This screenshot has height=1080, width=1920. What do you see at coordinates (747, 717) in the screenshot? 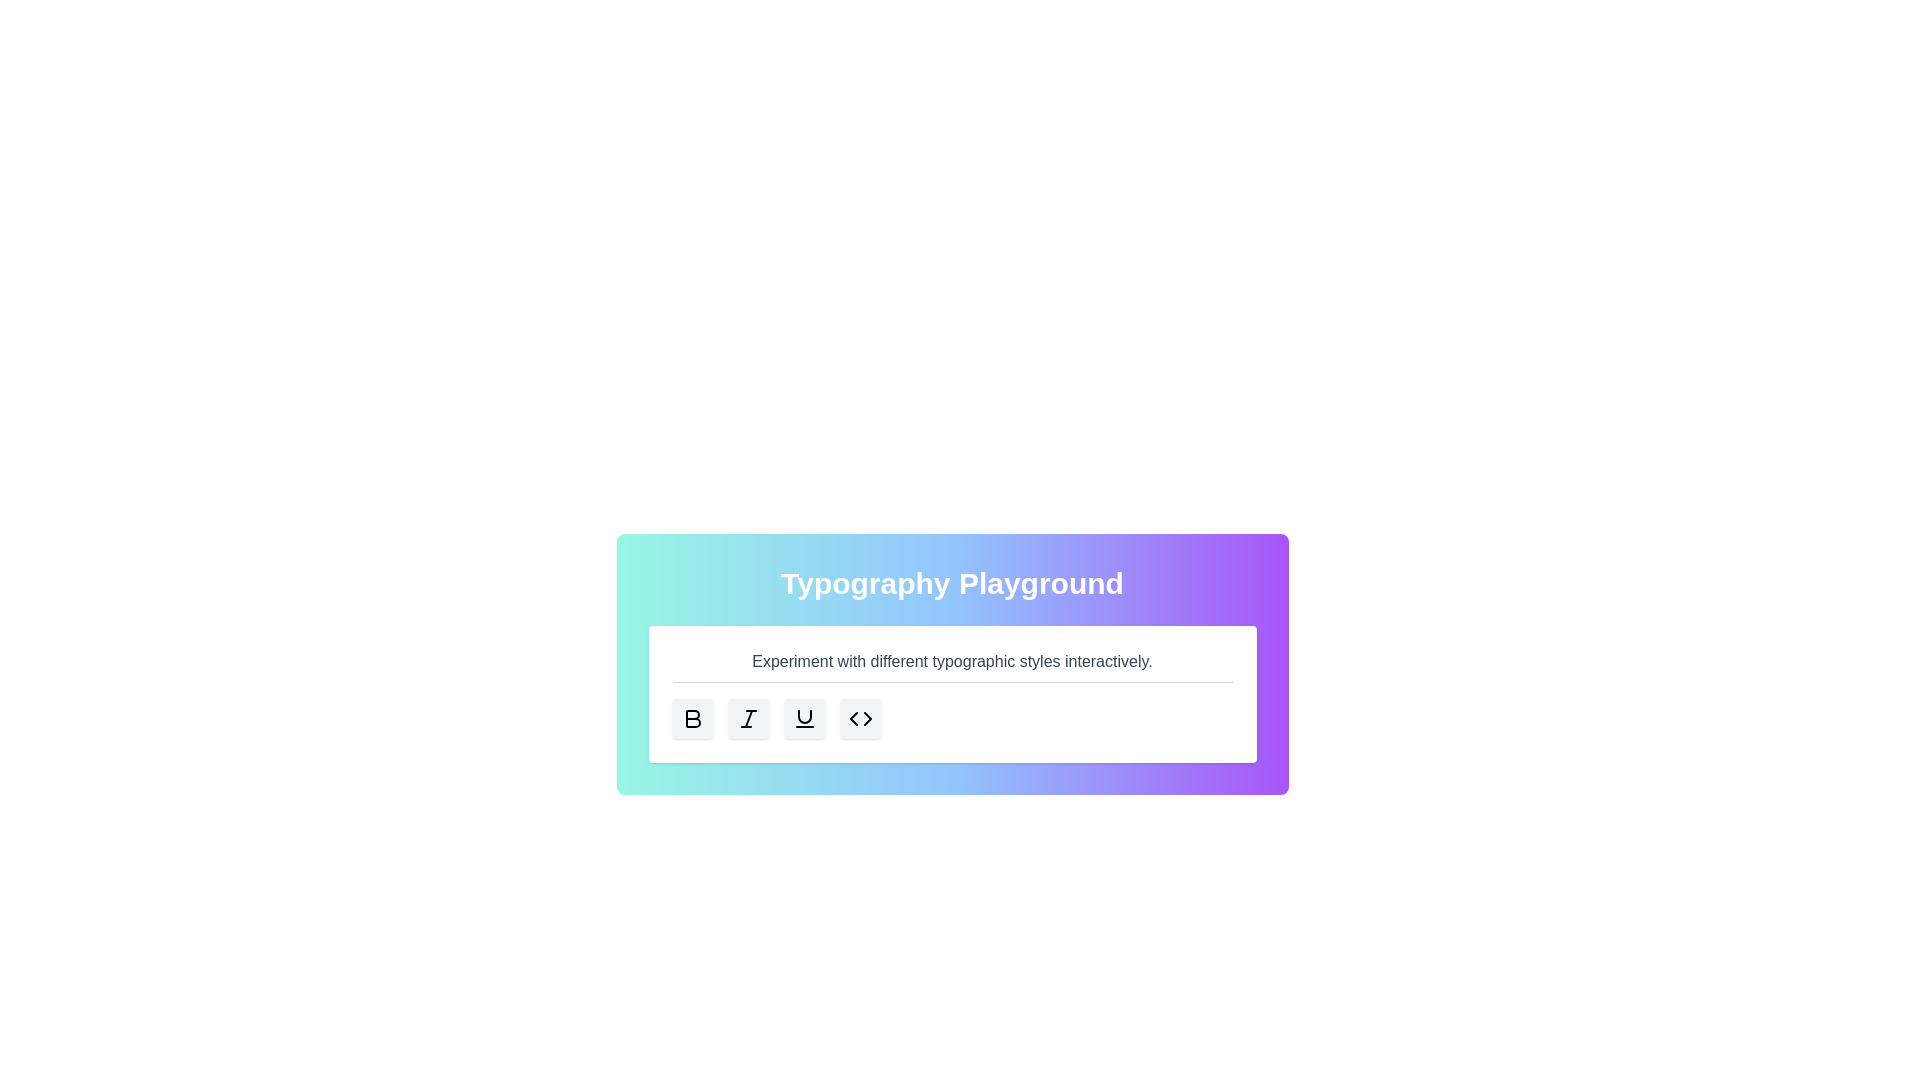
I see `the italicized 'I' icon, which is black on a white circular background` at bounding box center [747, 717].